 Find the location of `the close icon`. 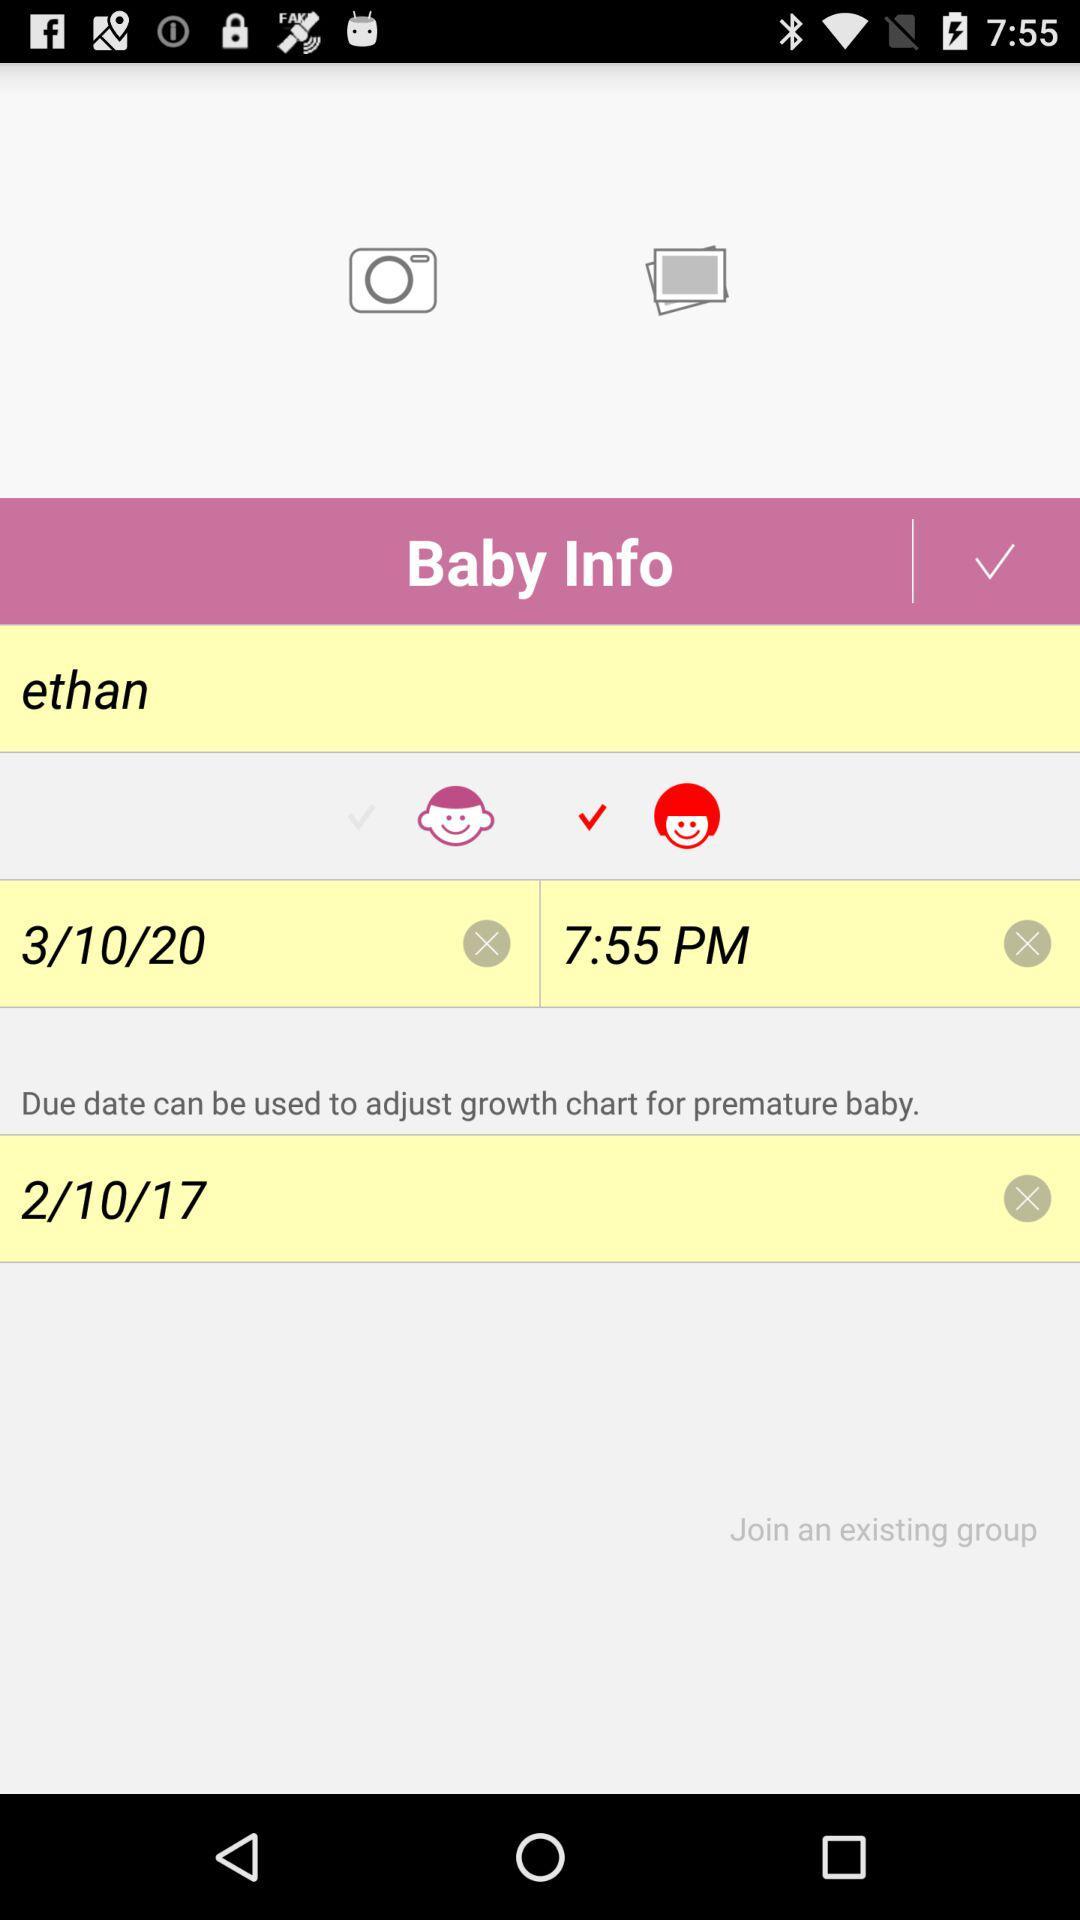

the close icon is located at coordinates (1027, 1009).